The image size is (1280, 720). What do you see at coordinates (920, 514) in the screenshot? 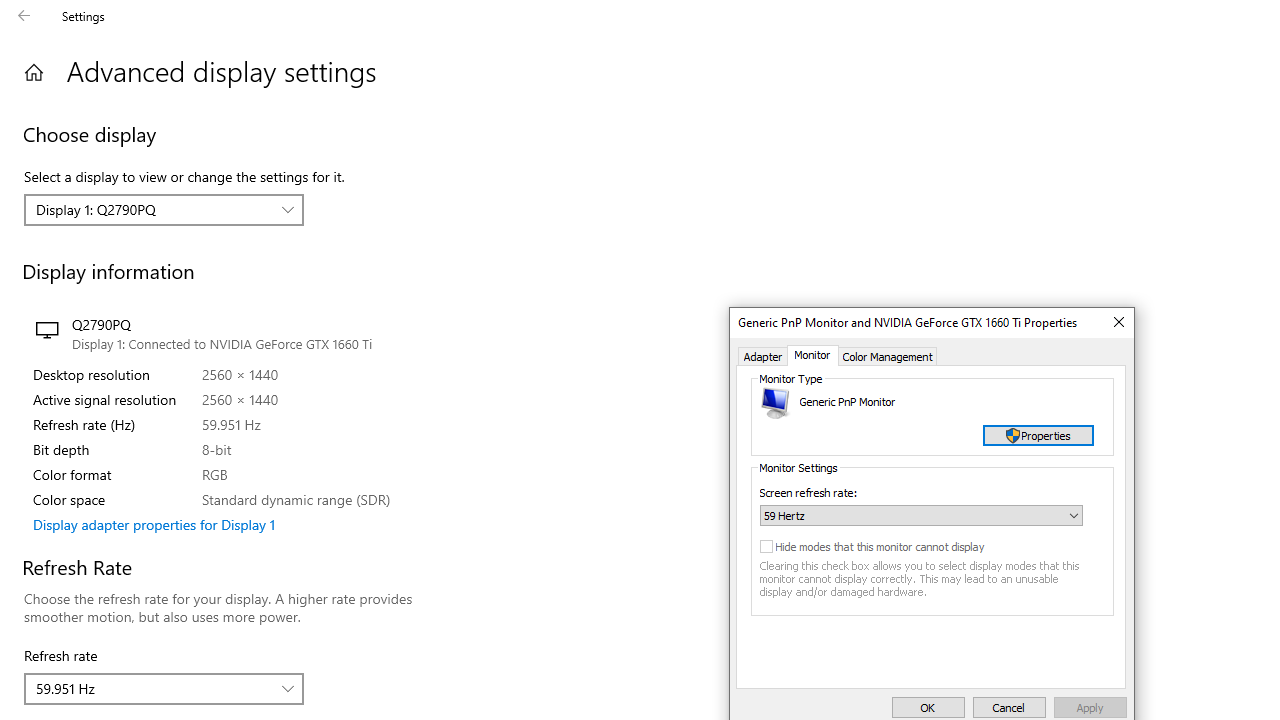
I see `'Screen refresh rate:'` at bounding box center [920, 514].